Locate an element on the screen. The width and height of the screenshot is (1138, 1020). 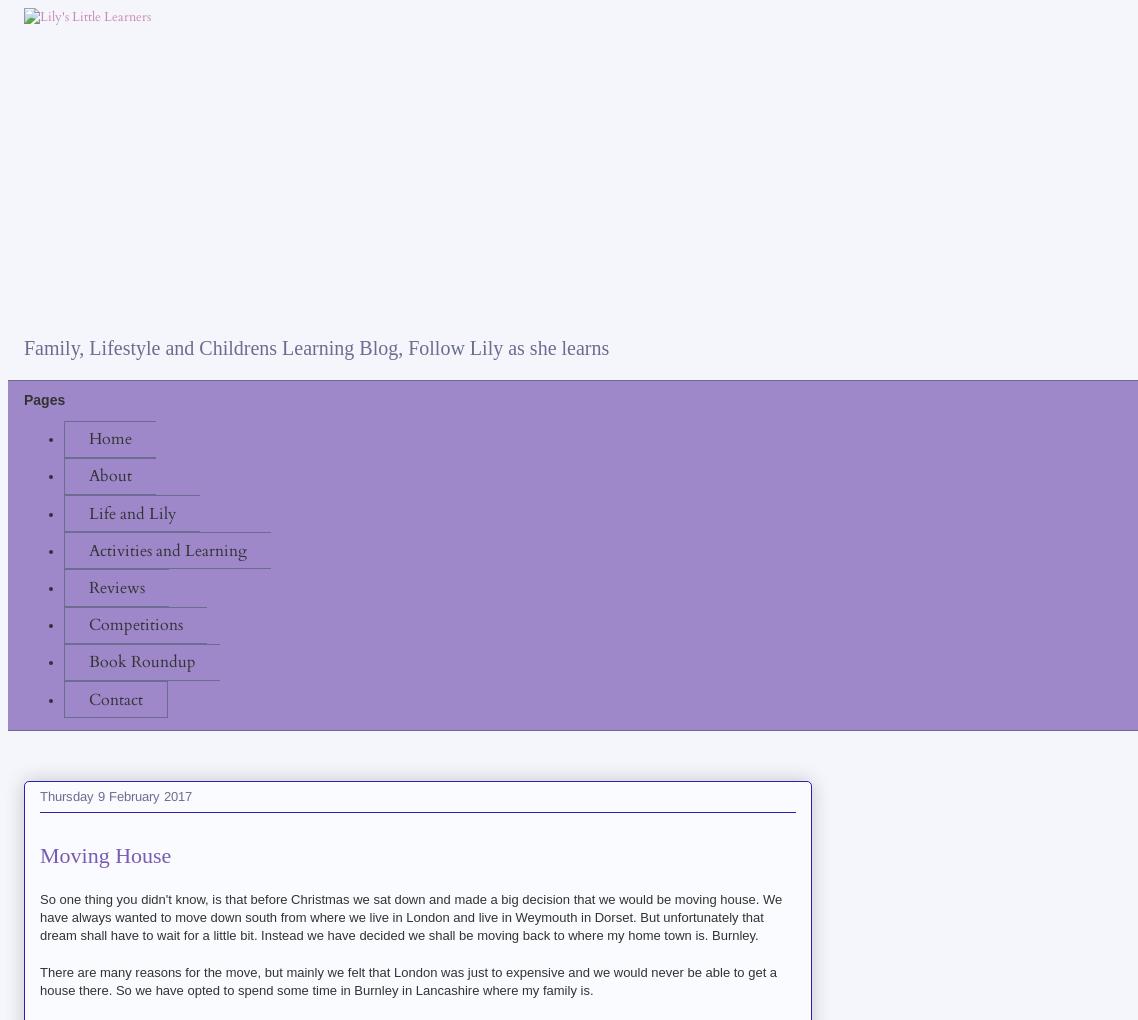
'Activities and Learning' is located at coordinates (87, 548).